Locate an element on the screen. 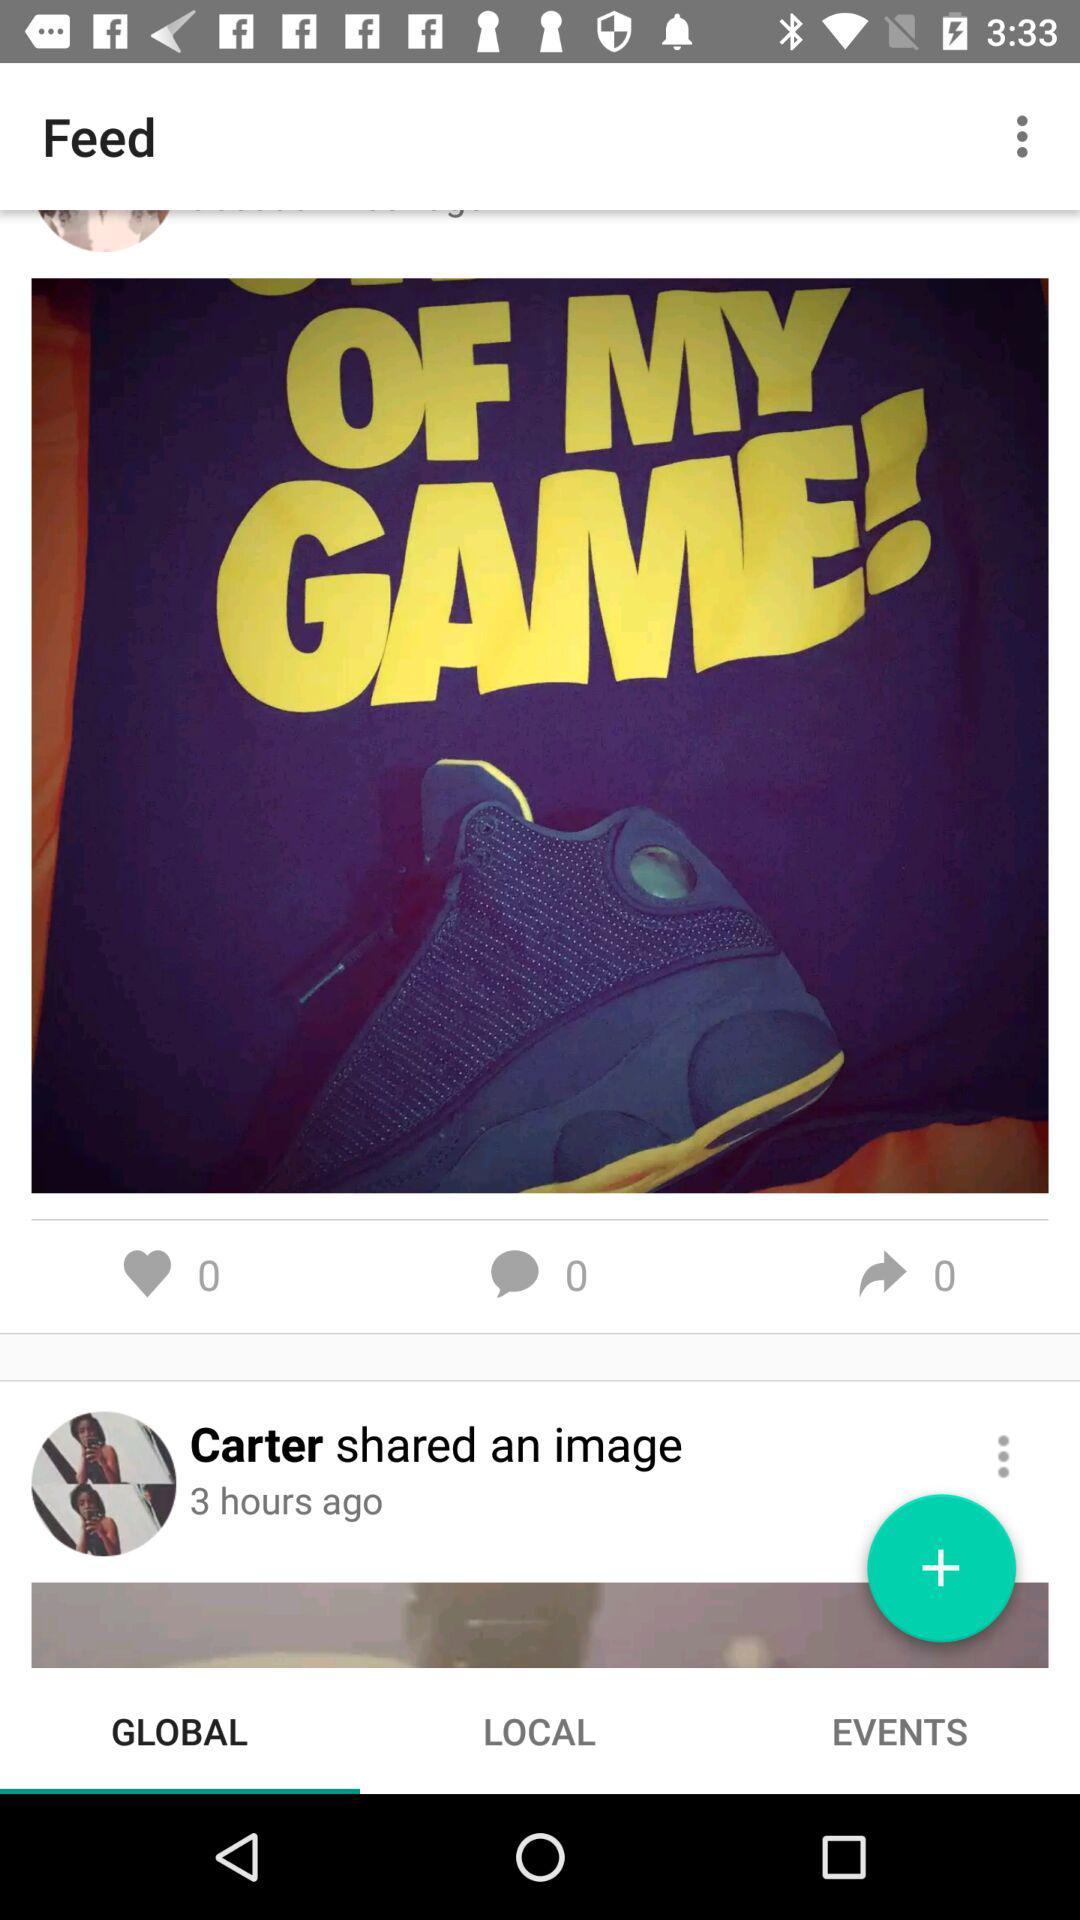 The width and height of the screenshot is (1080, 1920). click option is located at coordinates (1003, 1456).